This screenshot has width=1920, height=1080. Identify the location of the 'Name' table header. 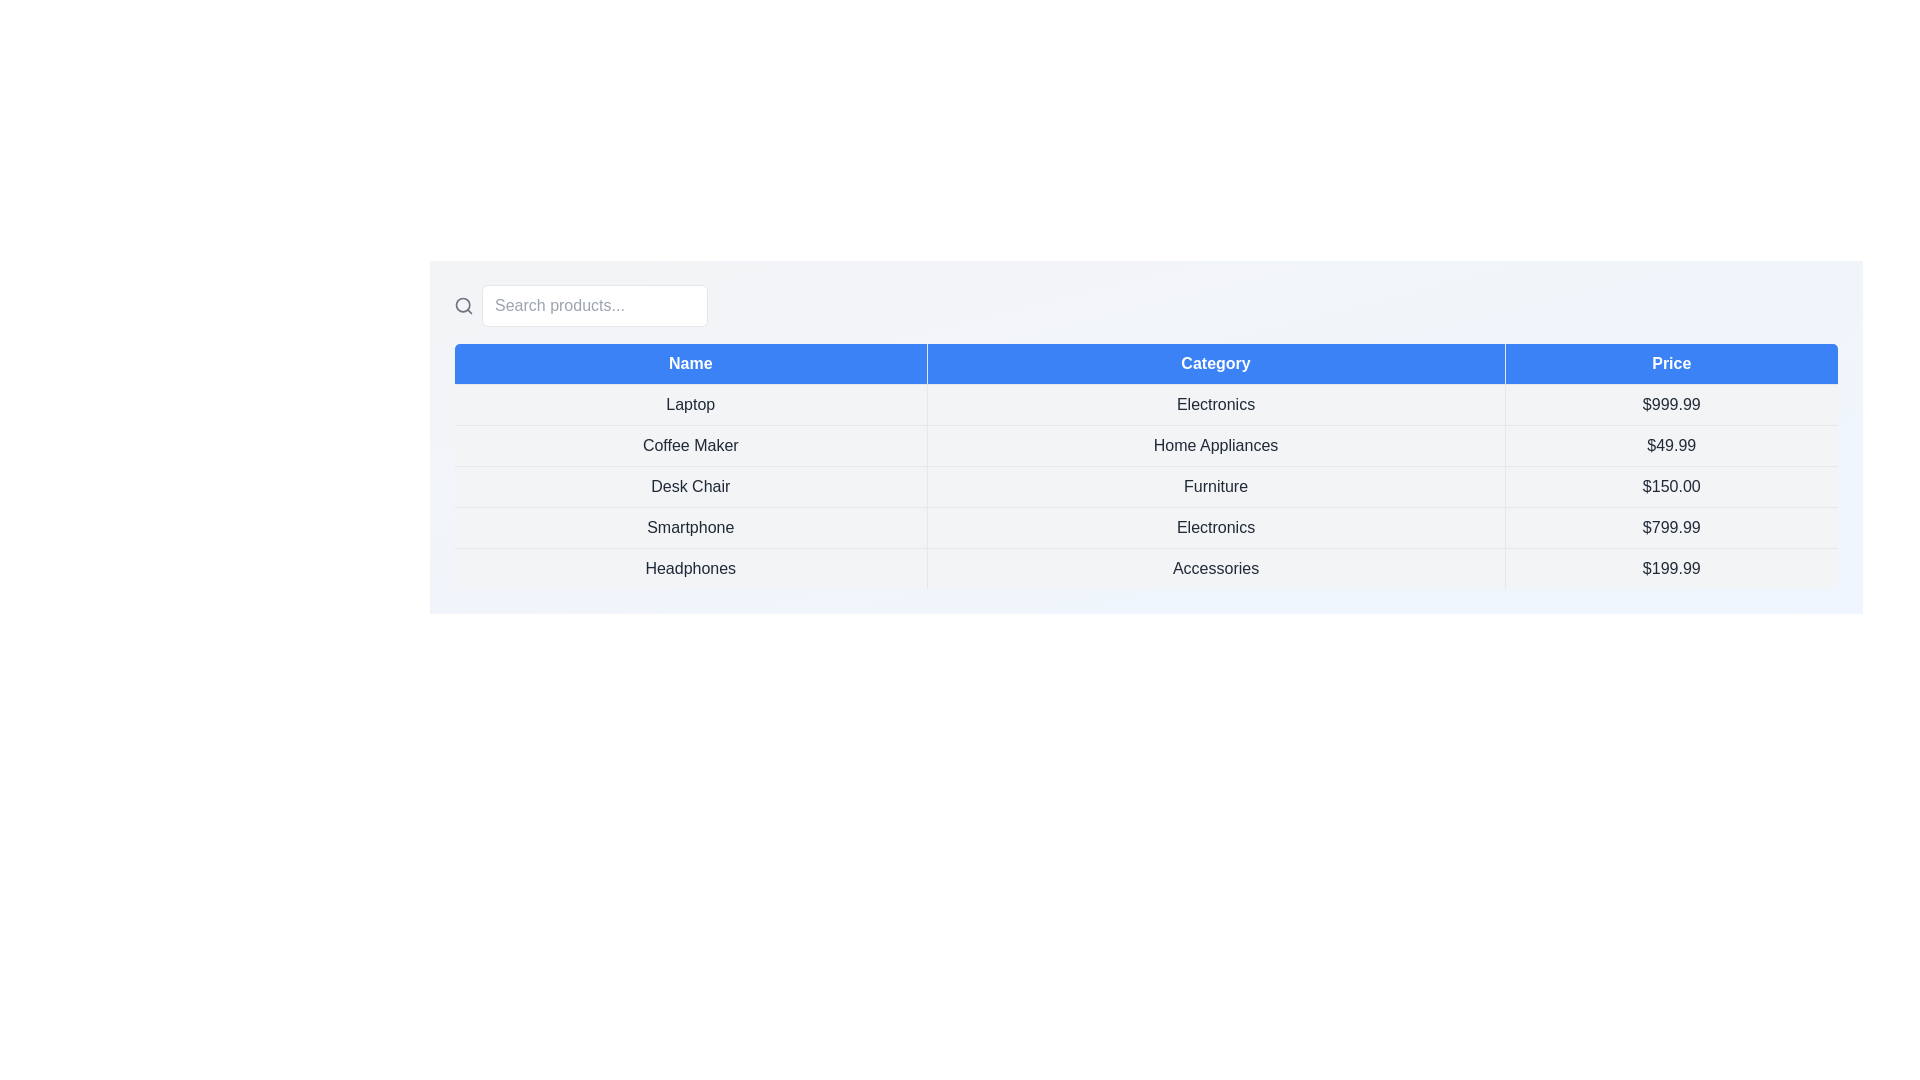
(690, 363).